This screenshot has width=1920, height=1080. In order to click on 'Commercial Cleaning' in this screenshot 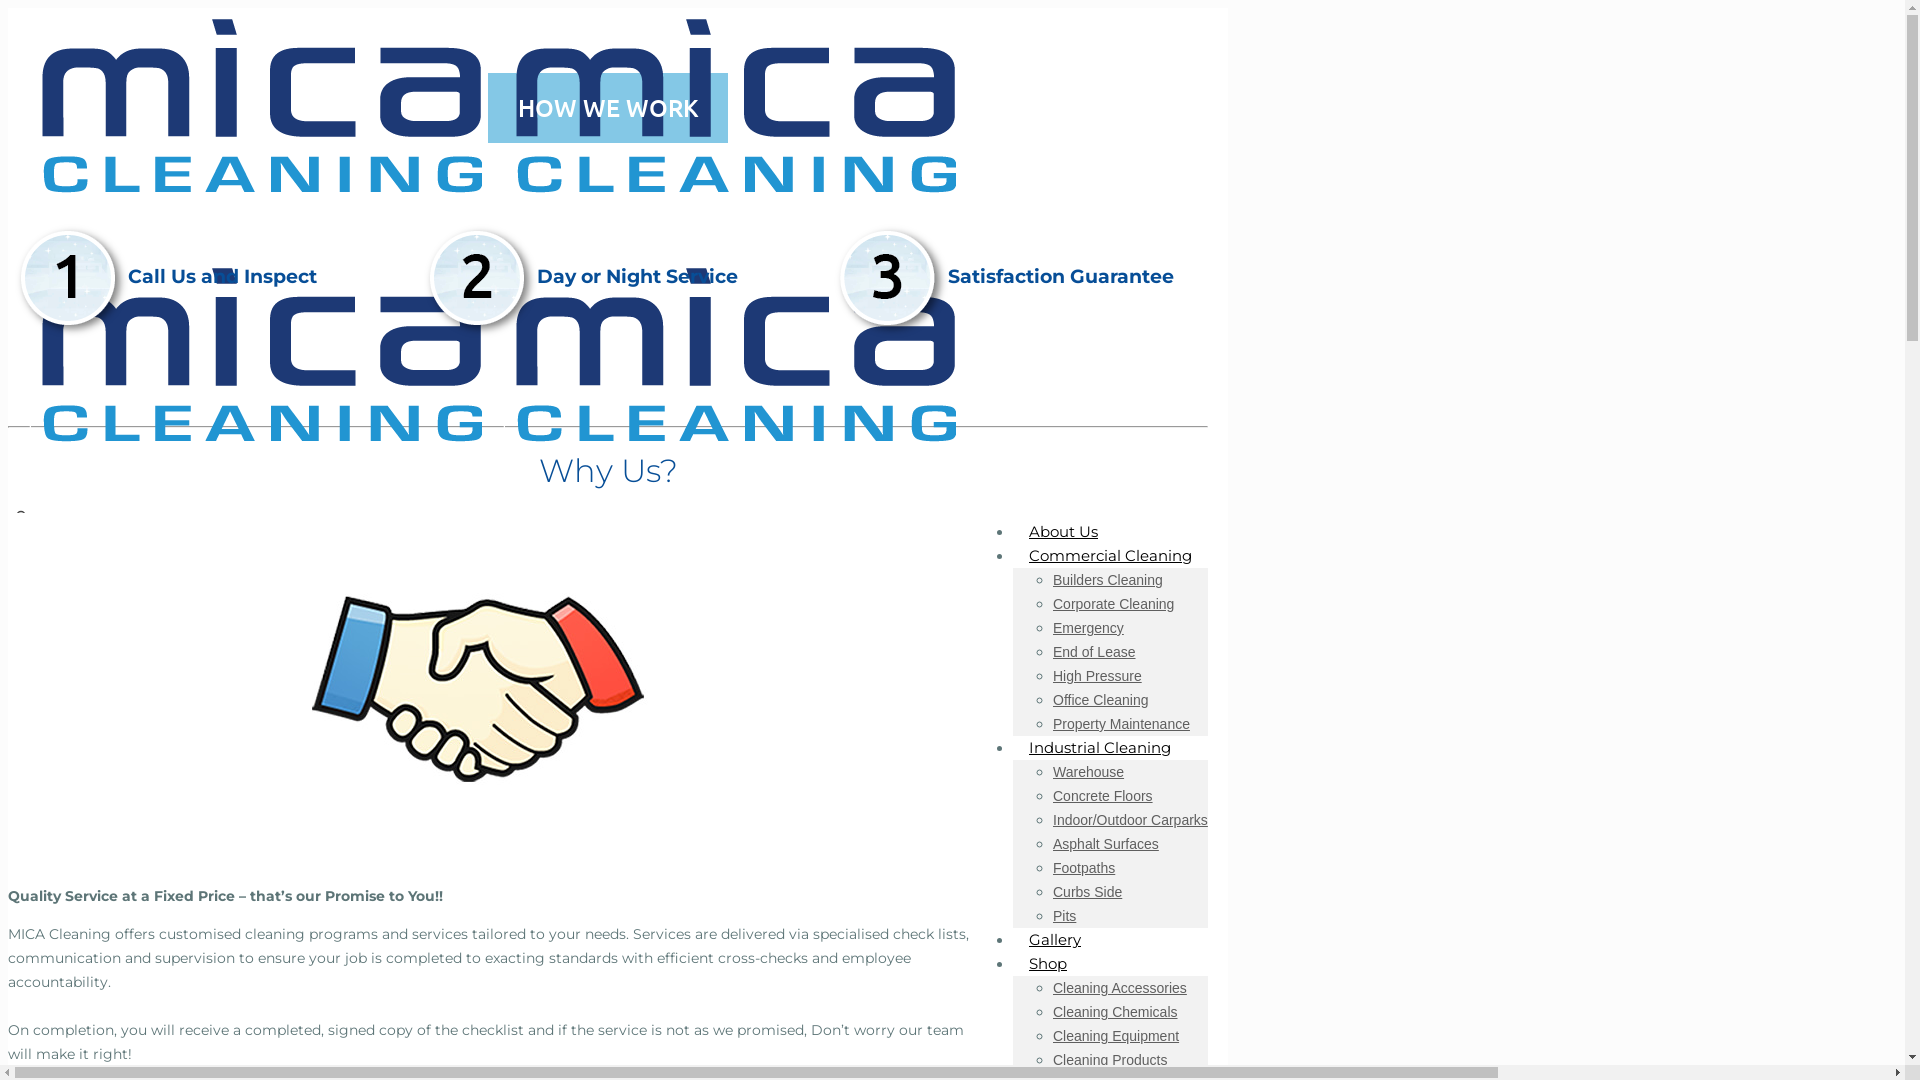, I will do `click(1109, 555)`.